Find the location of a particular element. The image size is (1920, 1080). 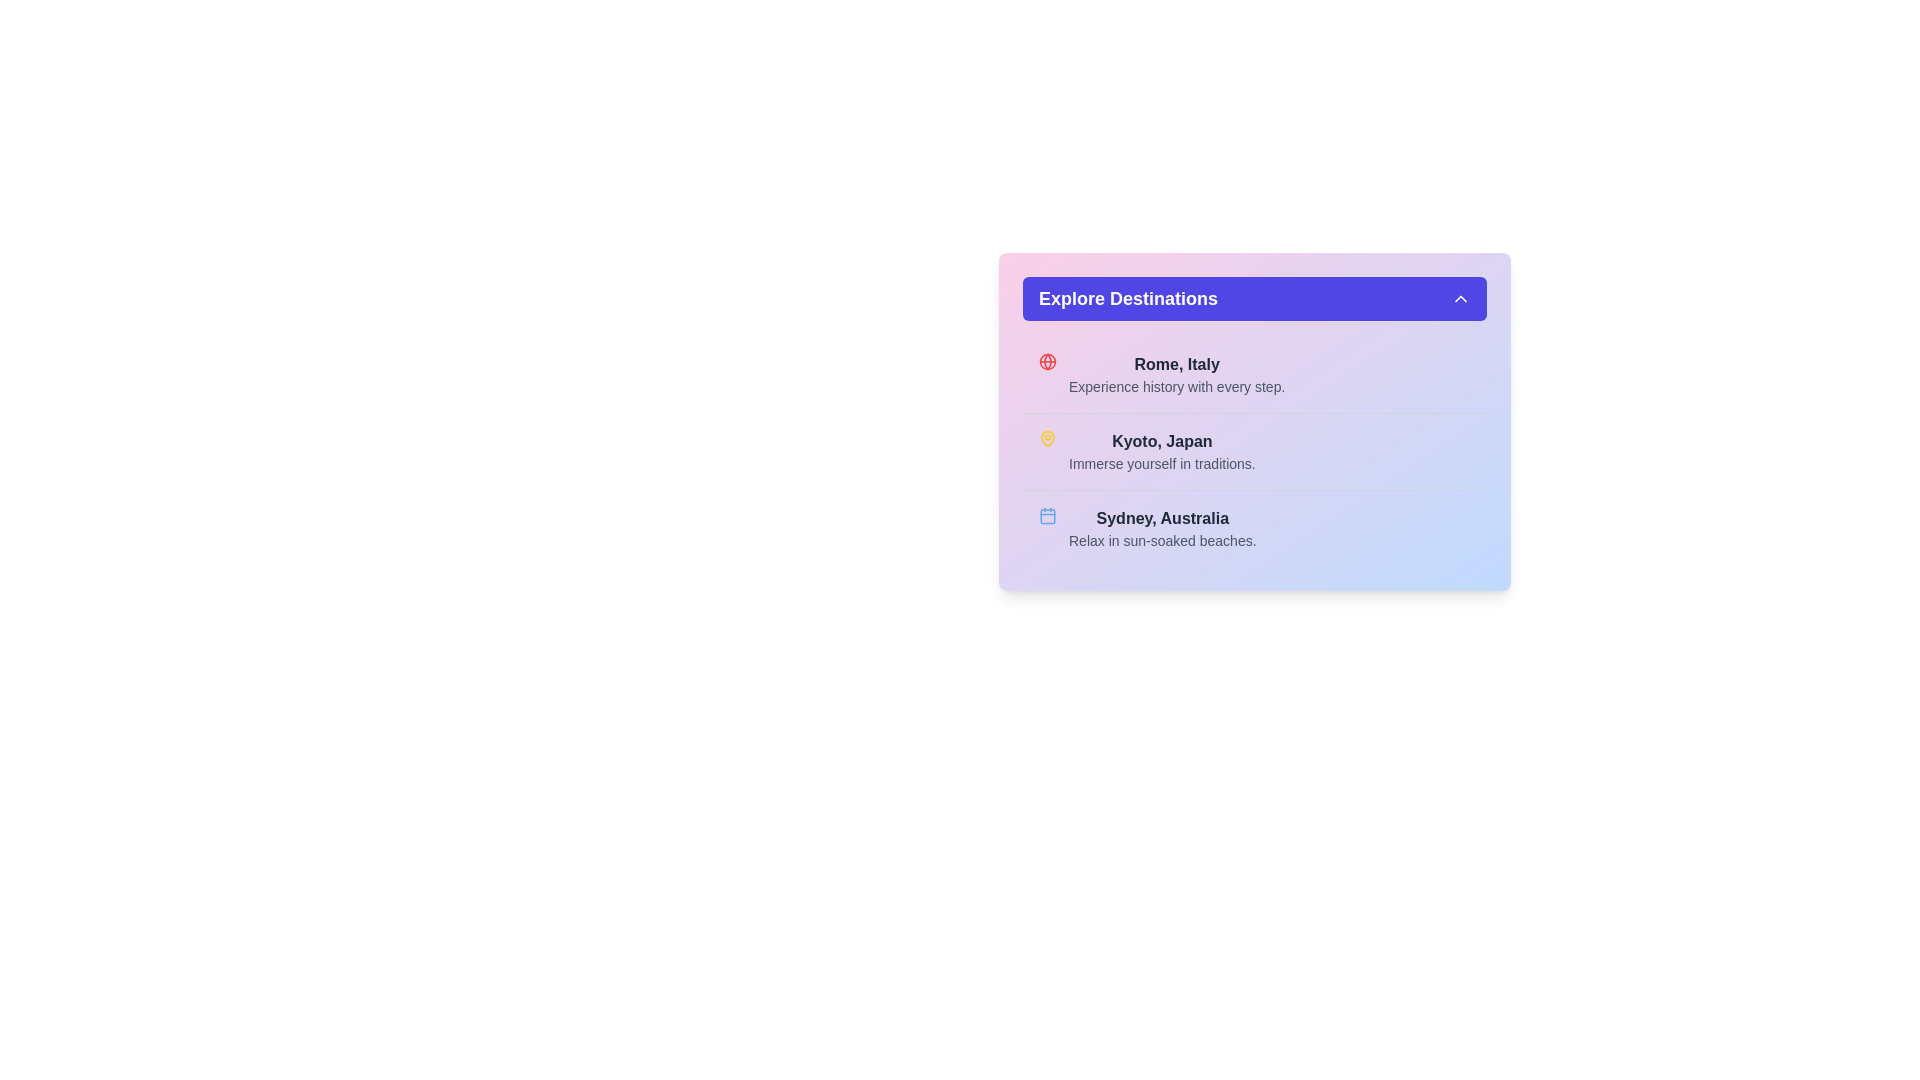

the globe icon representing travel or global destinations related to 'Rome, Italy', which is the leftmost icon under the section heading 'Explore Destinations', to obtain more information is located at coordinates (1046, 362).